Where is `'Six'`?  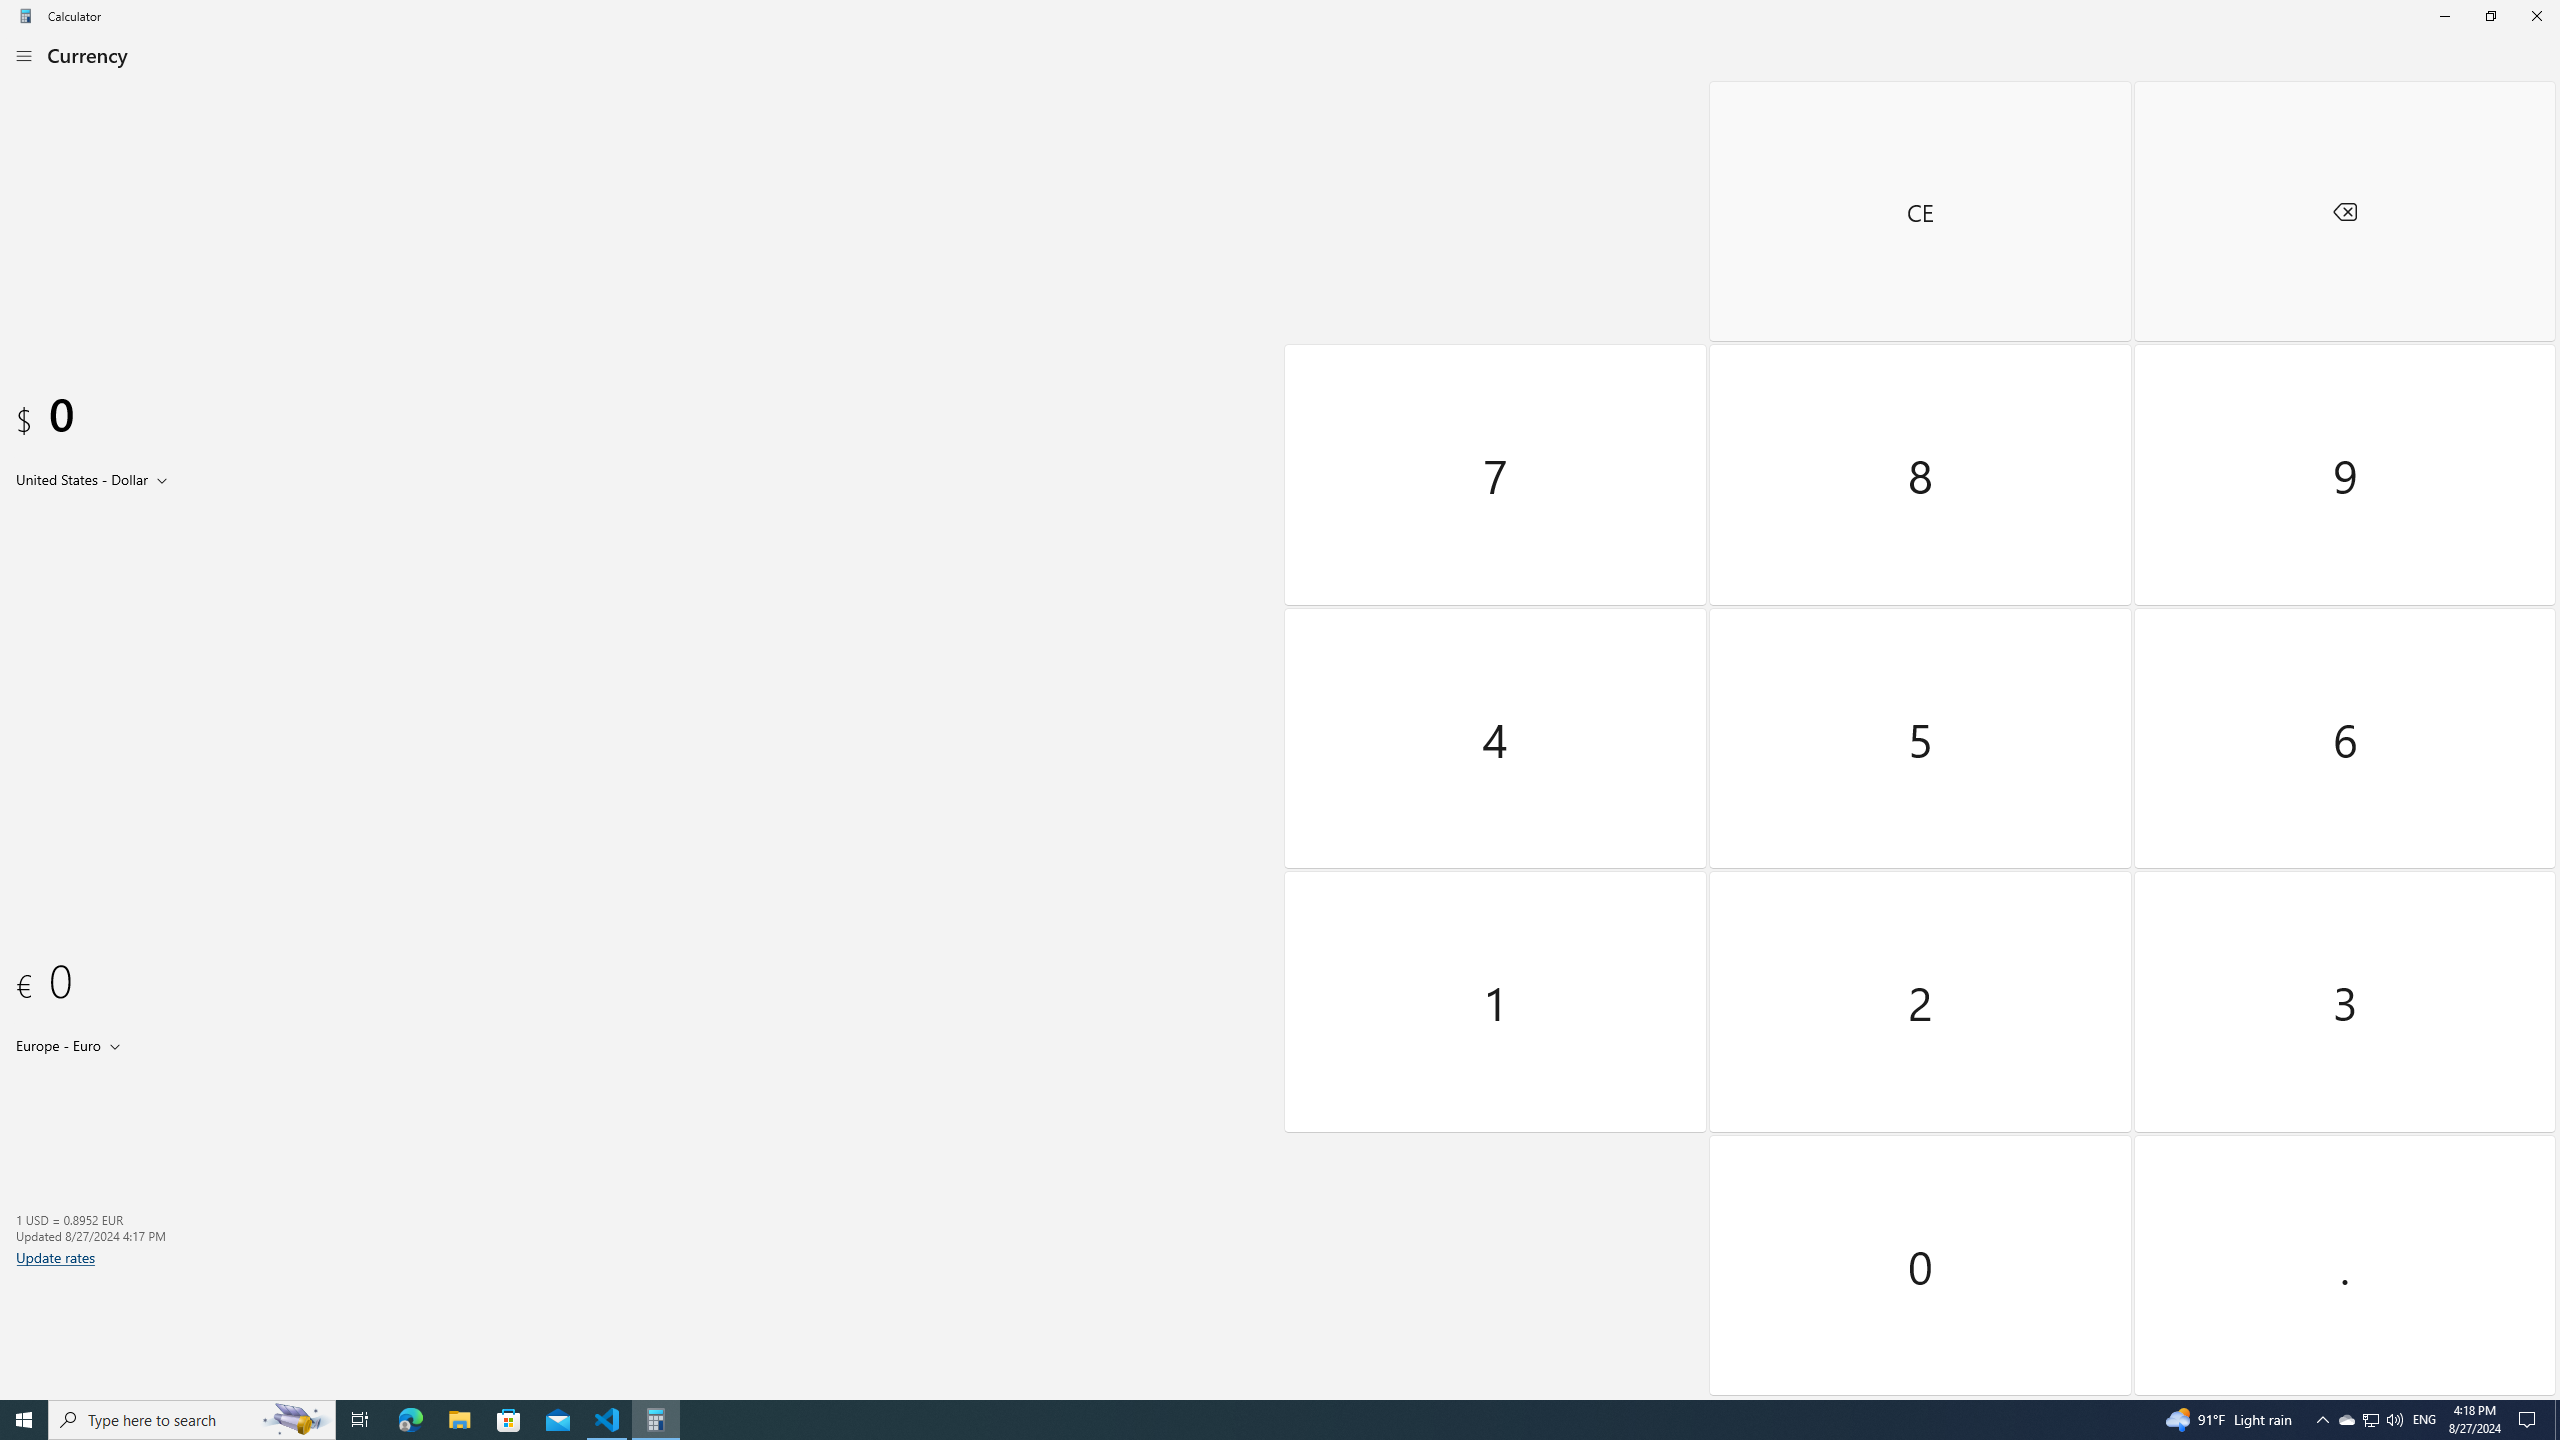 'Six' is located at coordinates (2343, 736).